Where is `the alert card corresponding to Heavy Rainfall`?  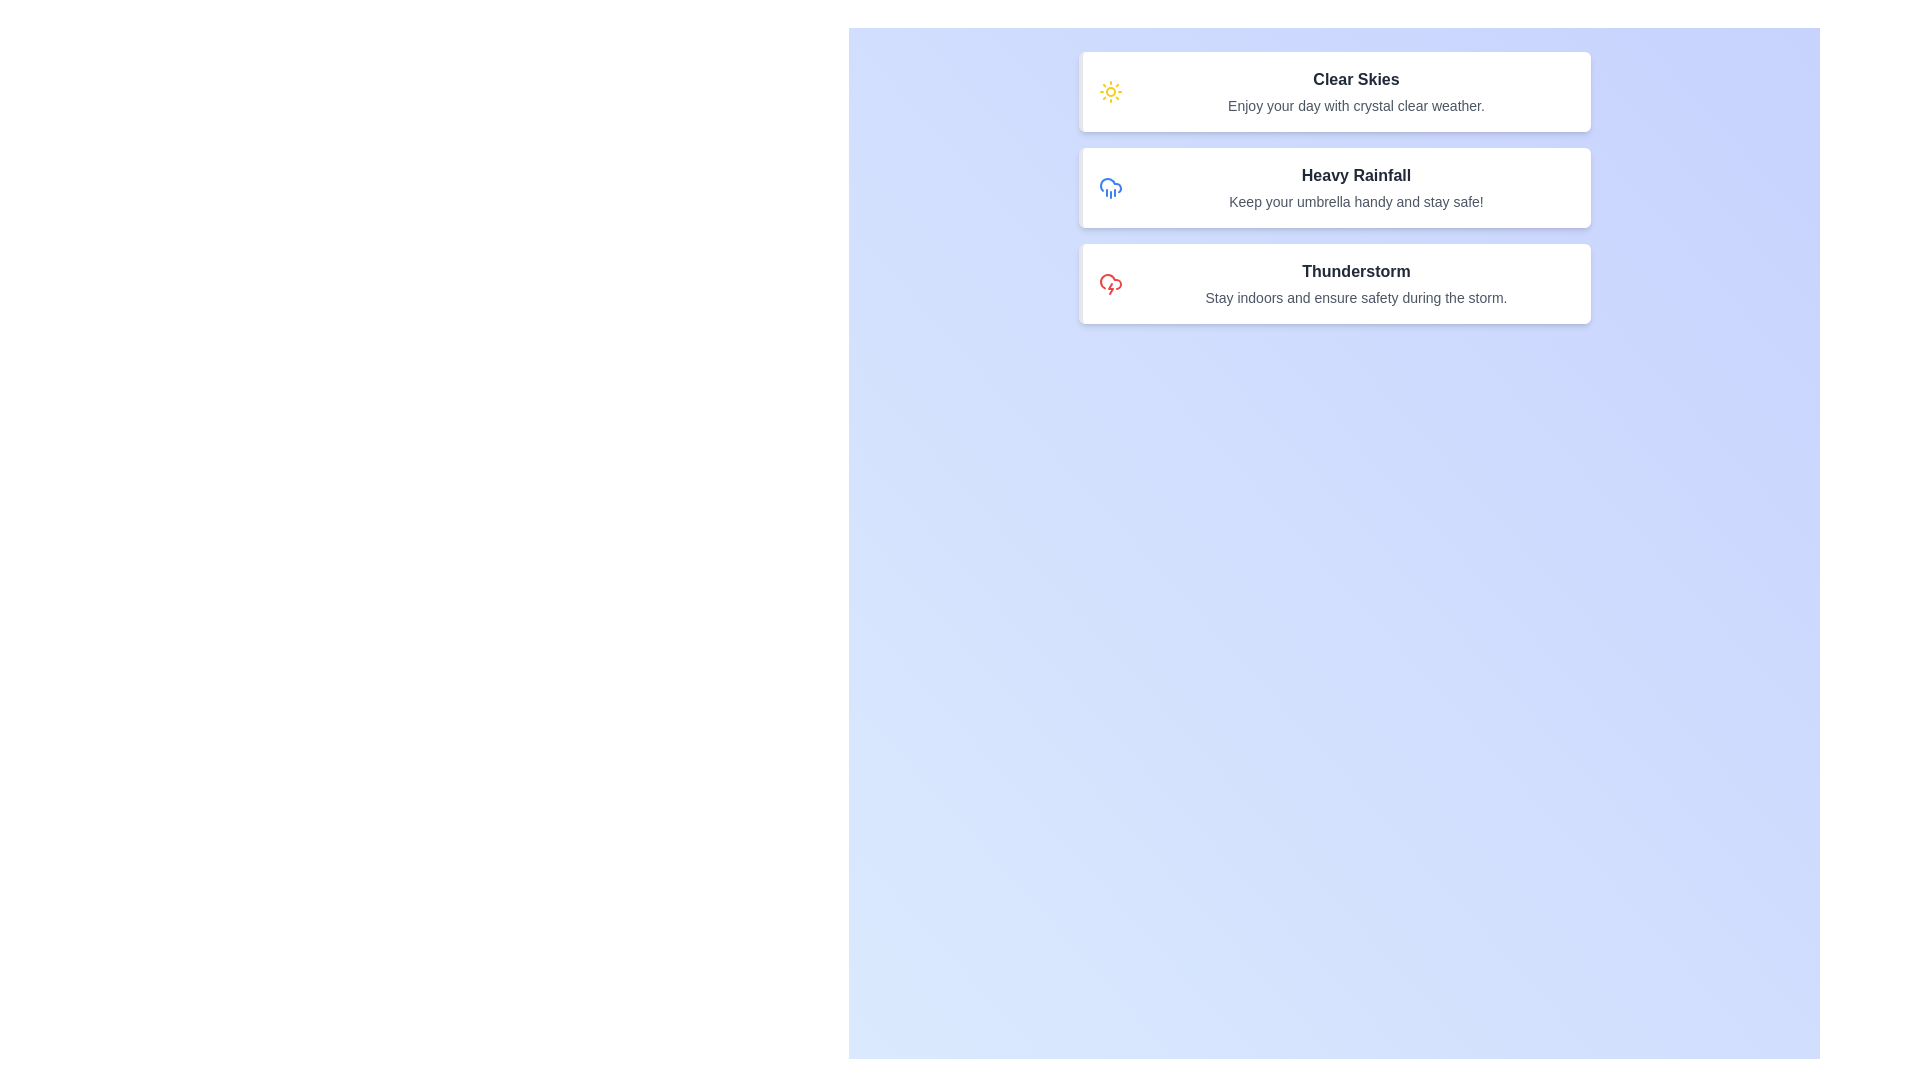 the alert card corresponding to Heavy Rainfall is located at coordinates (1334, 188).